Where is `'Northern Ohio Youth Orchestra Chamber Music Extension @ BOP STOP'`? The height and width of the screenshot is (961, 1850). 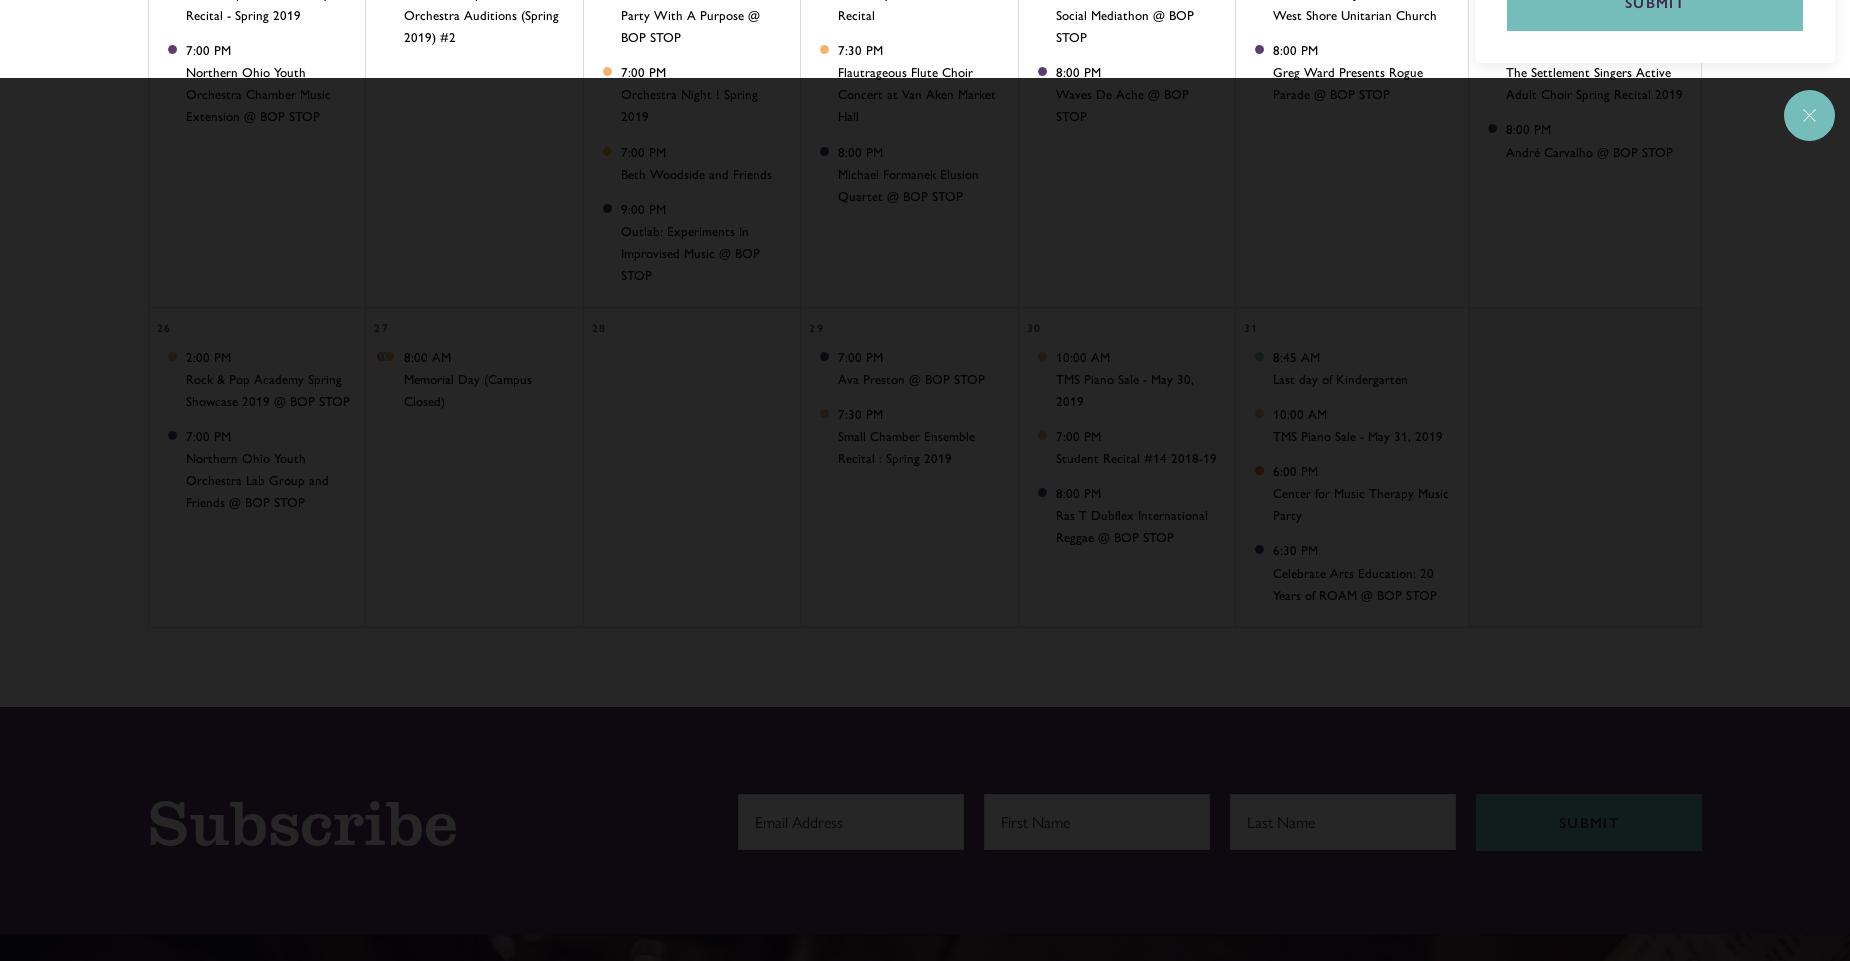 'Northern Ohio Youth Orchestra Chamber Music Extension @ BOP STOP' is located at coordinates (257, 93).